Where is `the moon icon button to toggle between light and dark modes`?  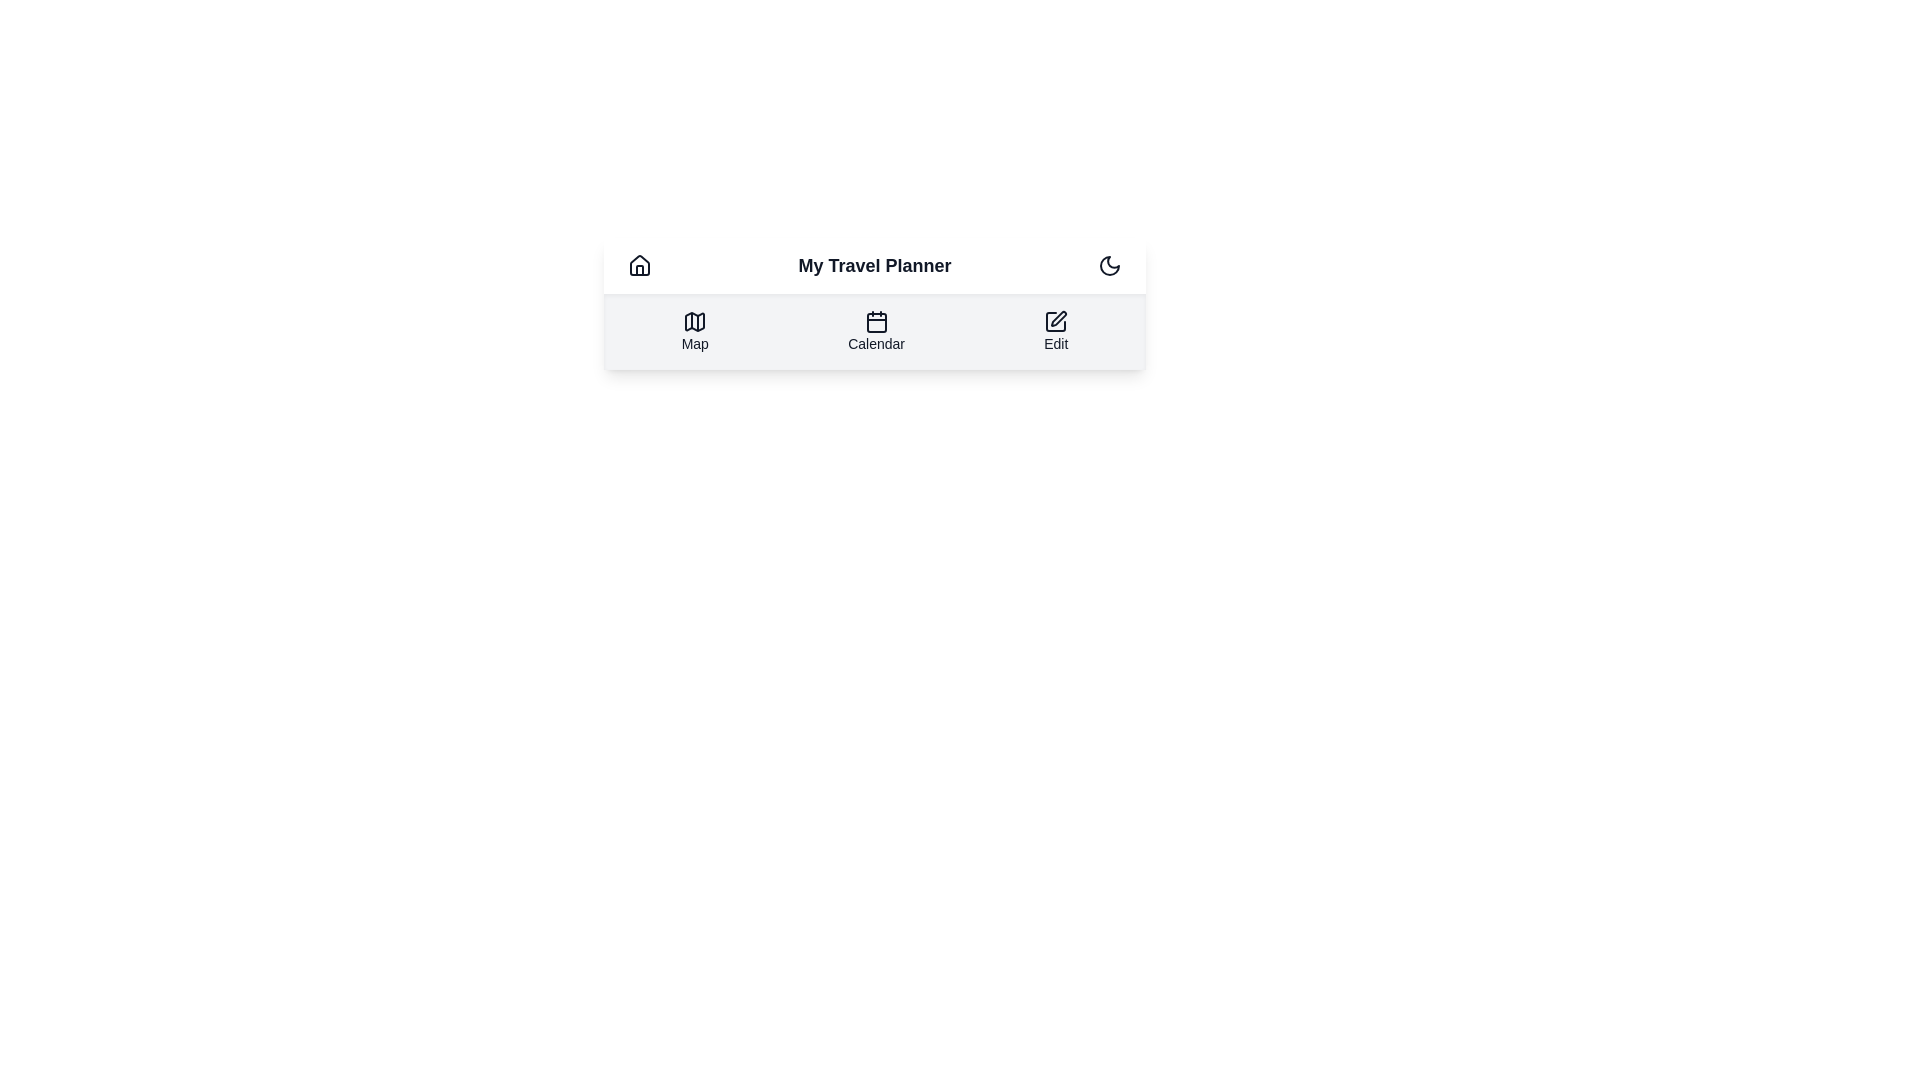 the moon icon button to toggle between light and dark modes is located at coordinates (1108, 265).